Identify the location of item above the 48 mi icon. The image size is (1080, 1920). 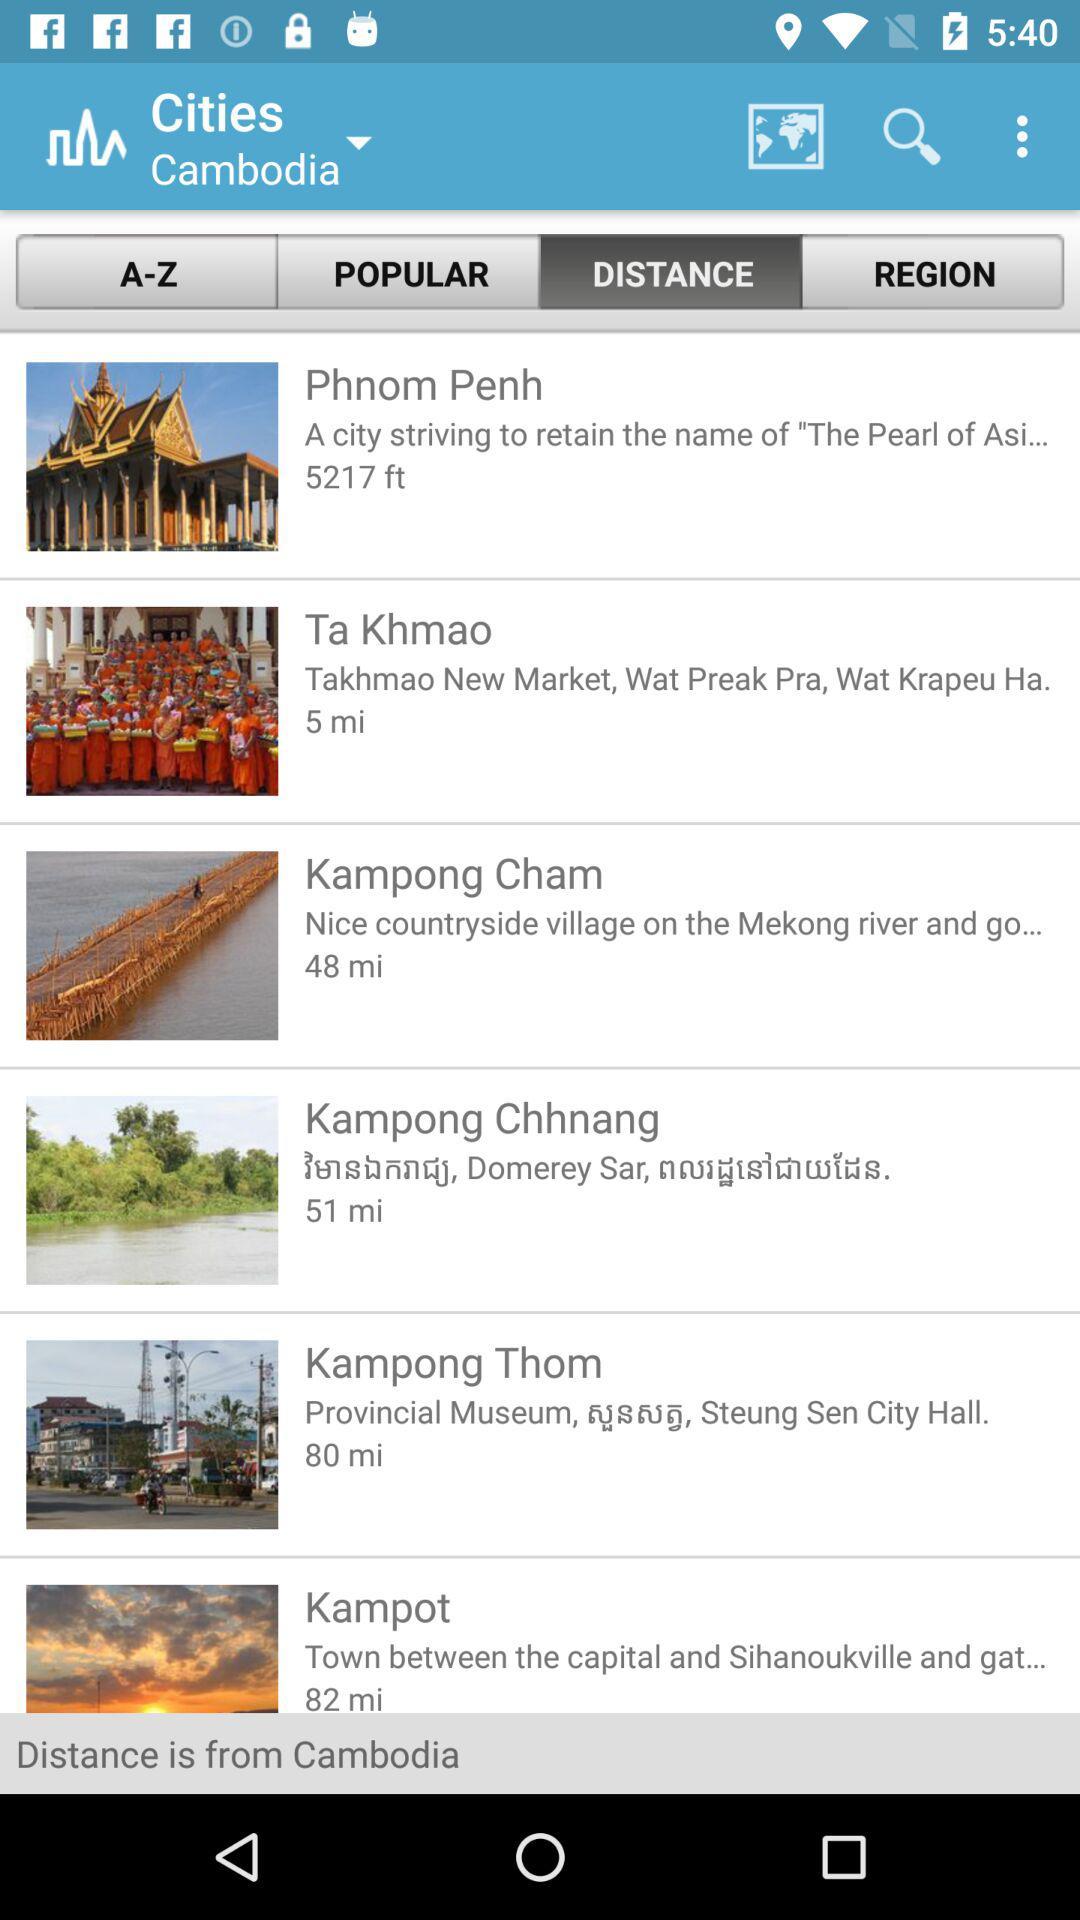
(678, 921).